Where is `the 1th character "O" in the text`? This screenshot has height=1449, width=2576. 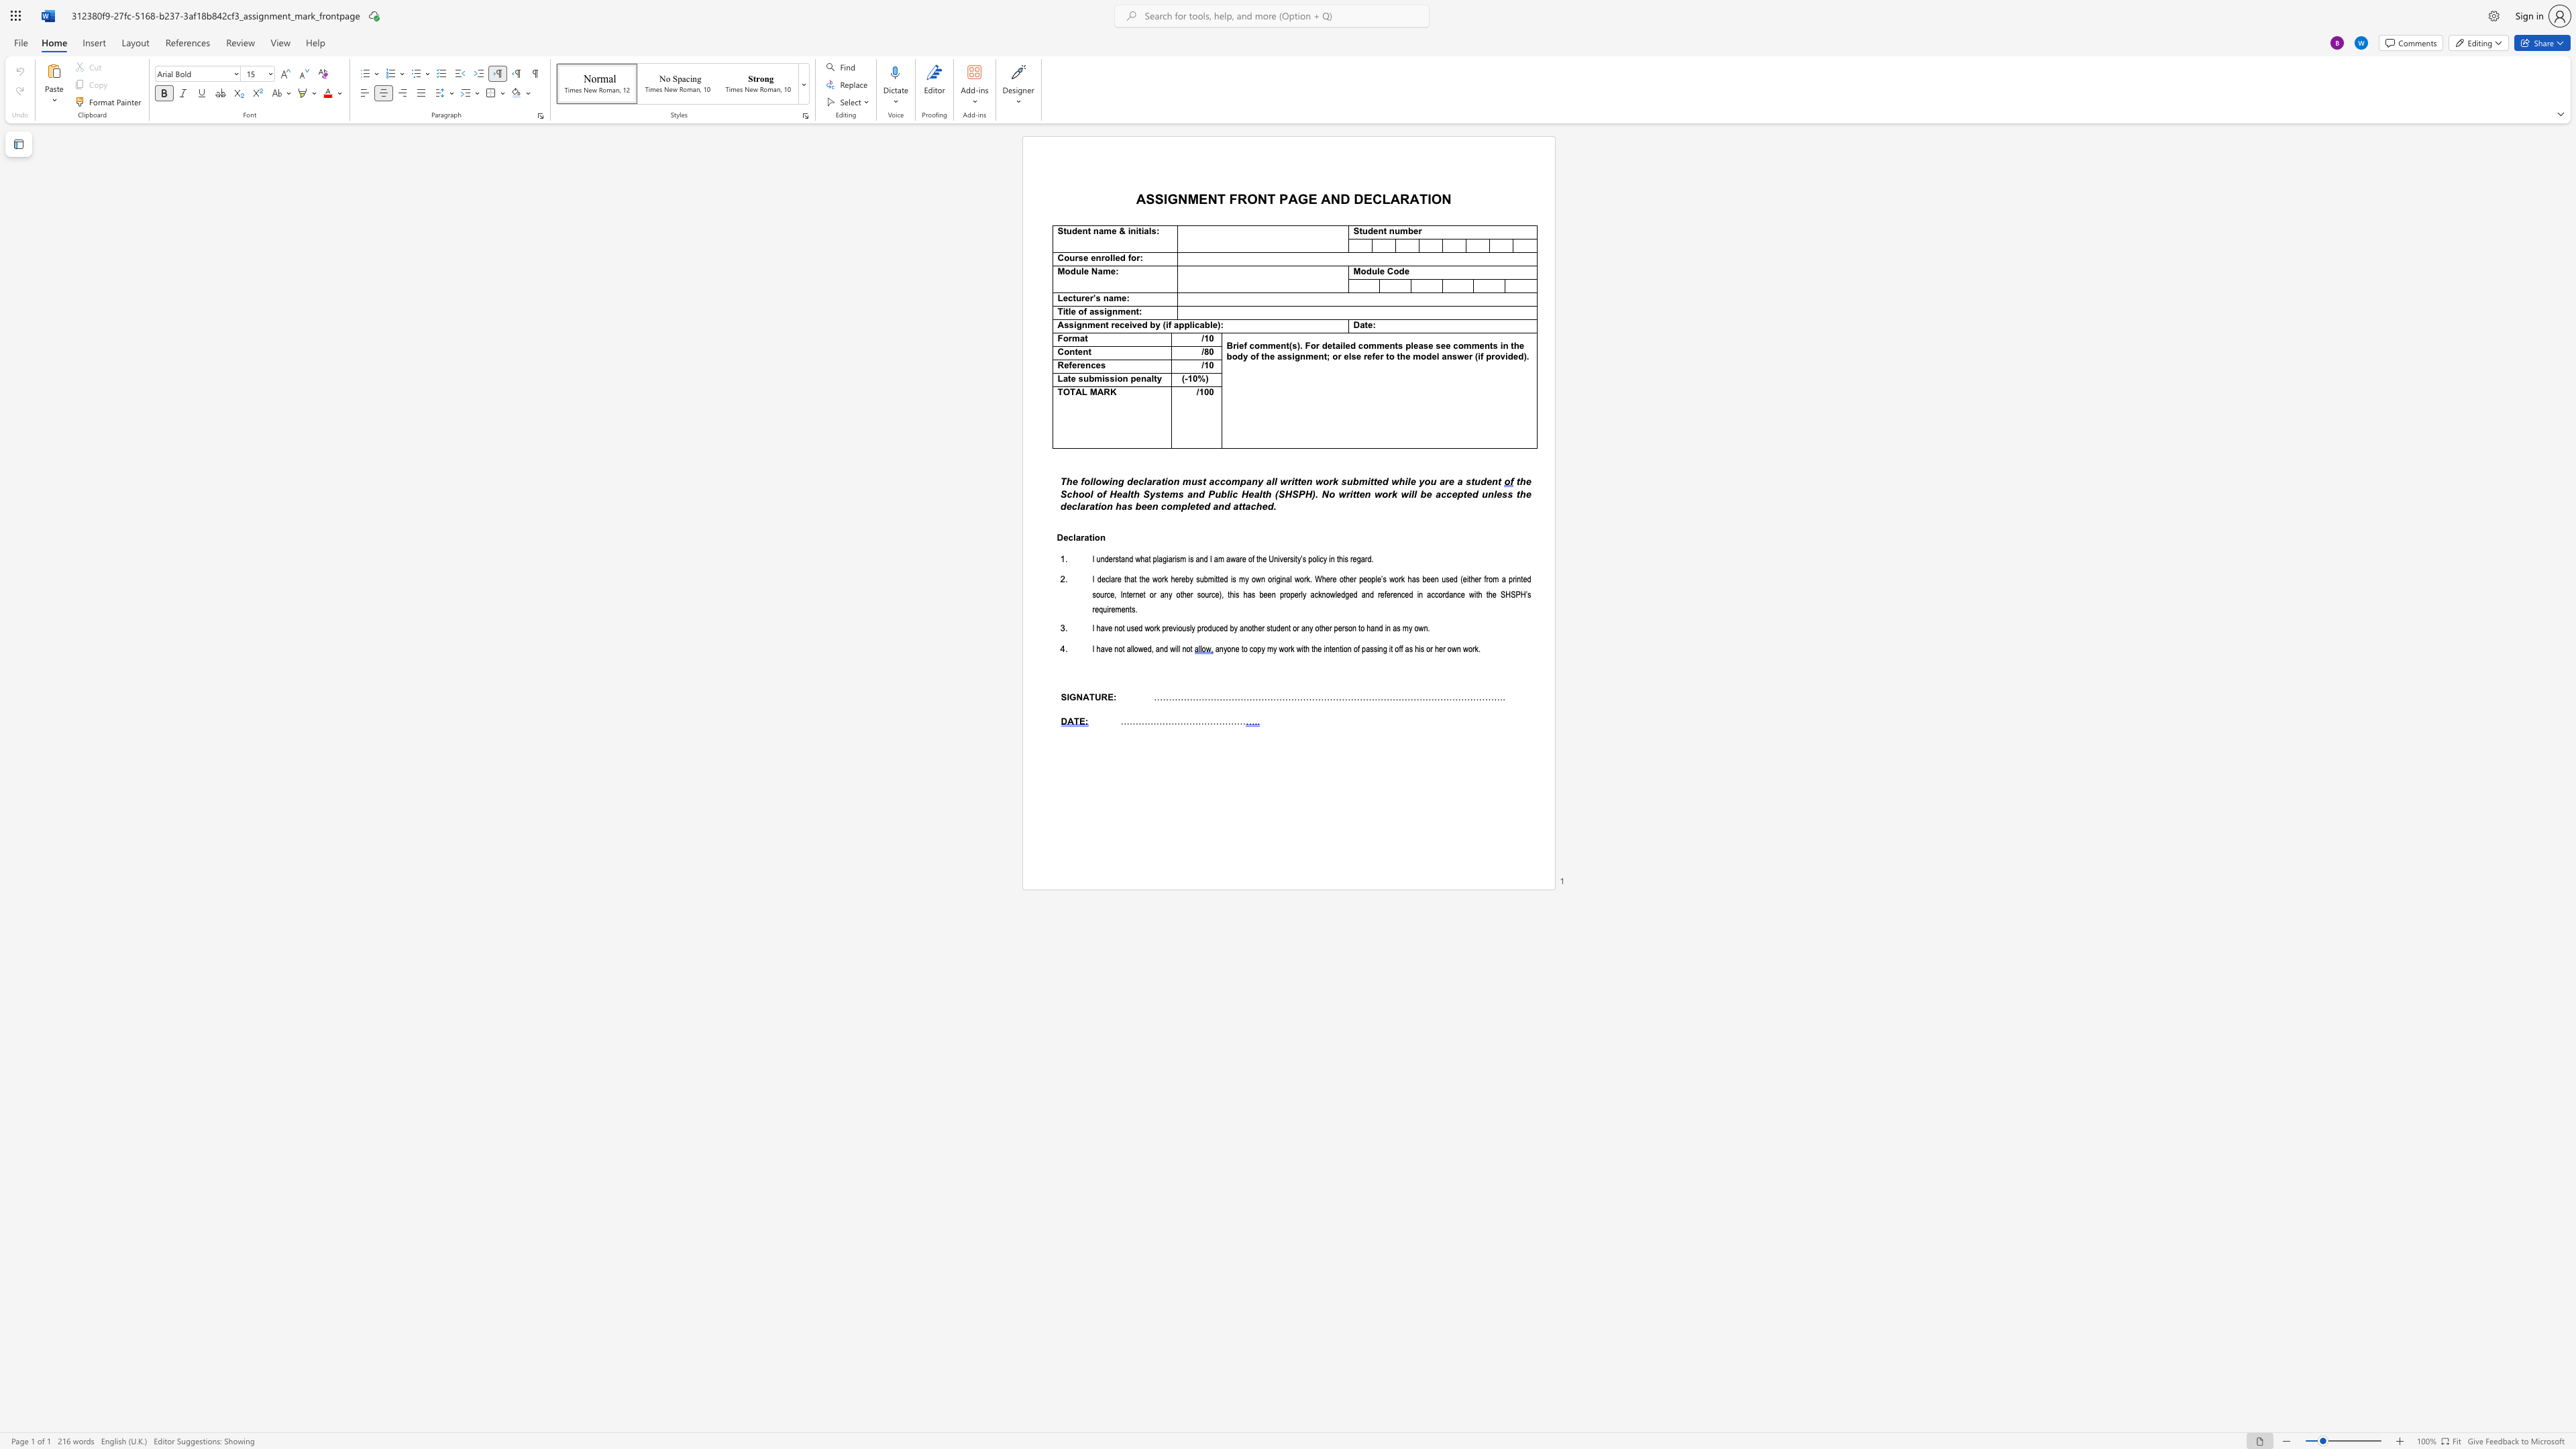
the 1th character "O" in the text is located at coordinates (1436, 197).